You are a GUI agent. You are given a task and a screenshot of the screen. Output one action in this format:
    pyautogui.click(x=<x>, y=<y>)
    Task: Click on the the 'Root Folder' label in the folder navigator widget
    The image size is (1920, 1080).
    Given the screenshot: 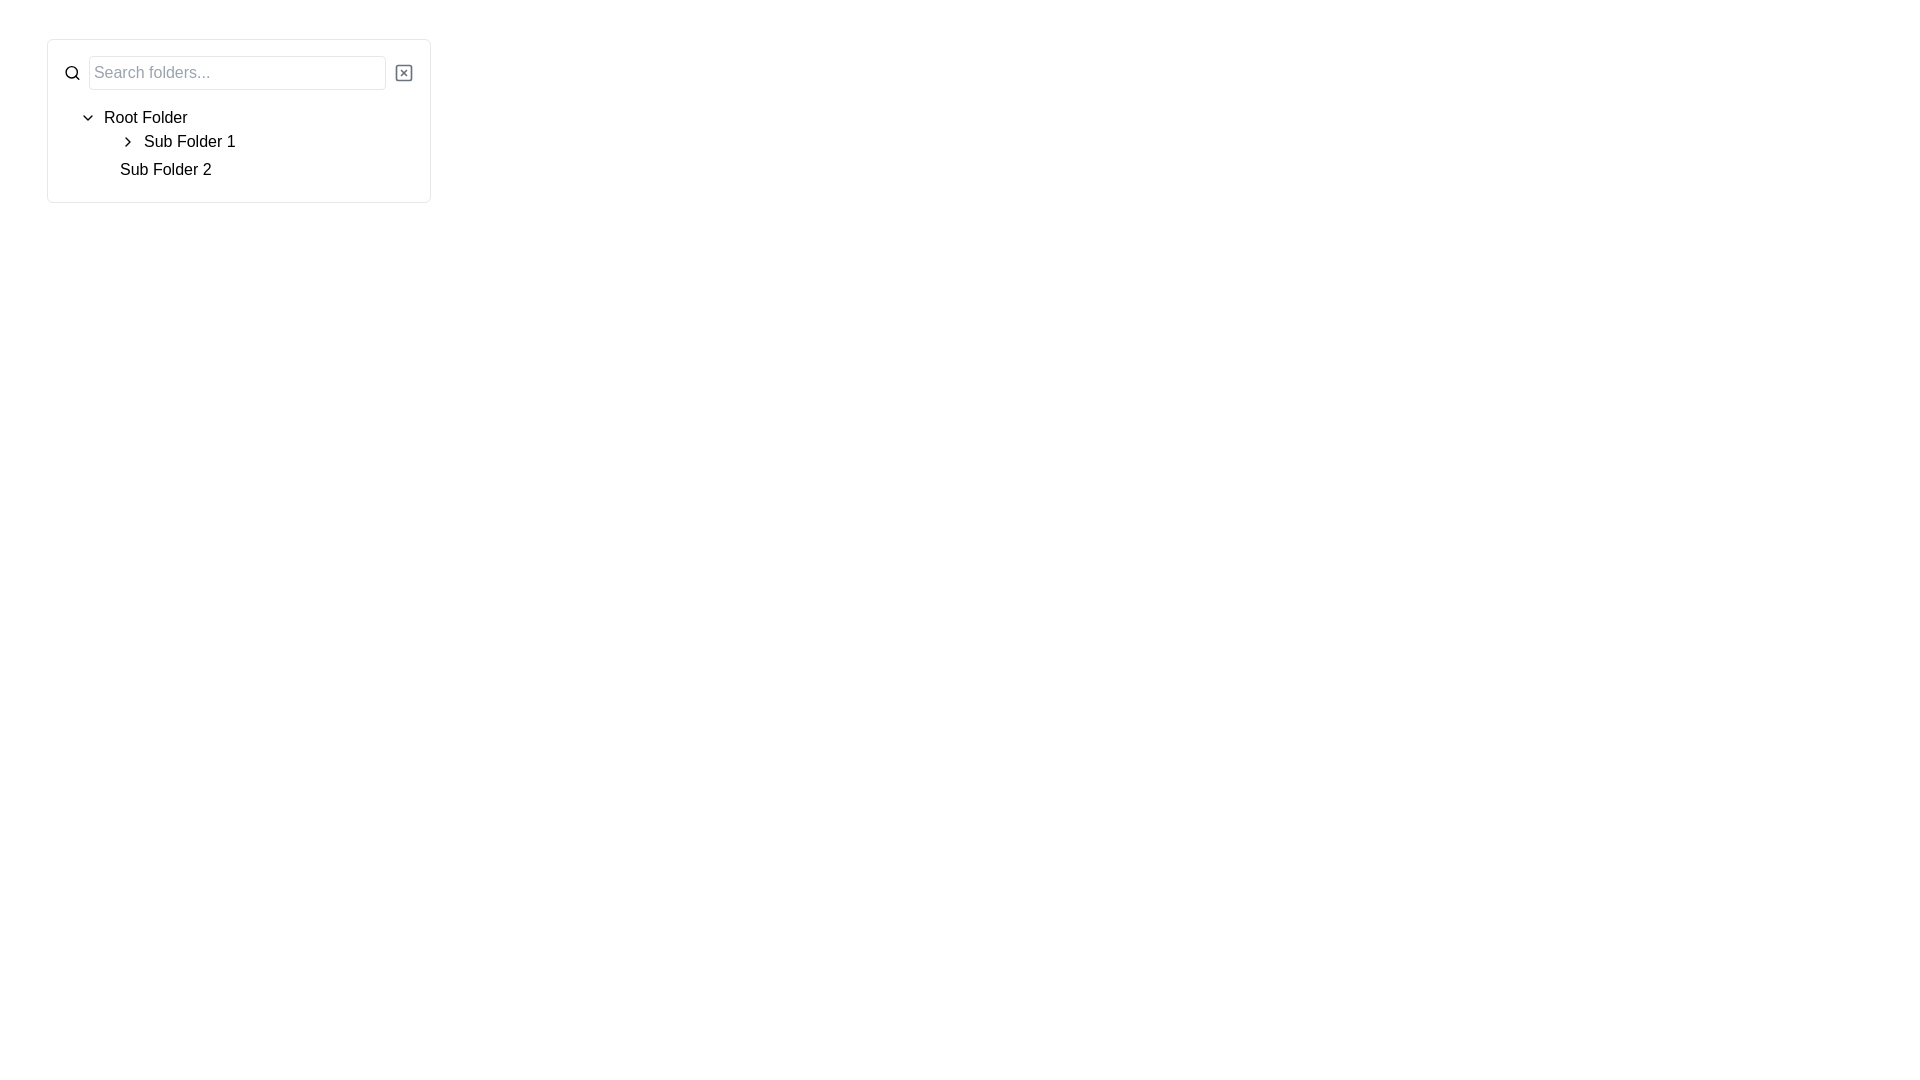 What is the action you would take?
    pyautogui.click(x=144, y=118)
    